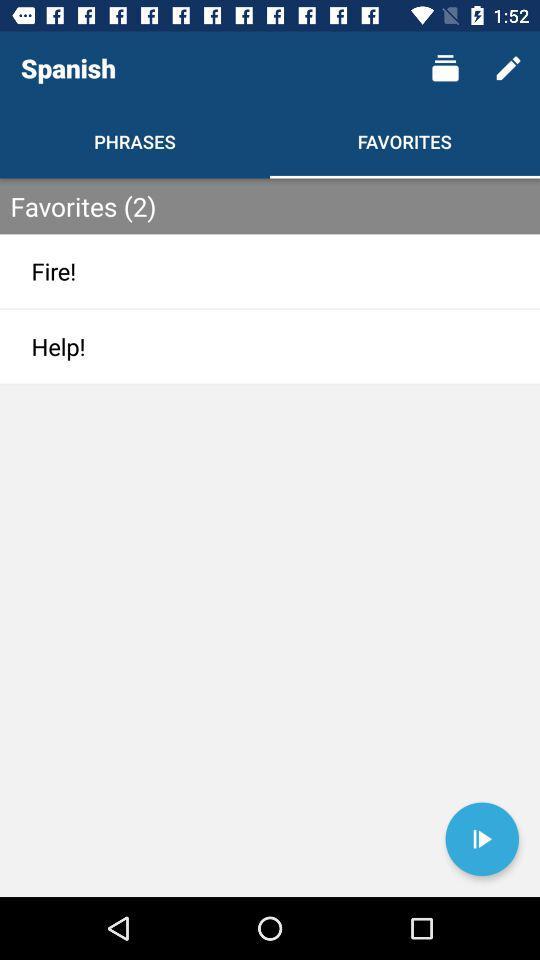 The width and height of the screenshot is (540, 960). Describe the element at coordinates (445, 68) in the screenshot. I see `item above favorites item` at that location.